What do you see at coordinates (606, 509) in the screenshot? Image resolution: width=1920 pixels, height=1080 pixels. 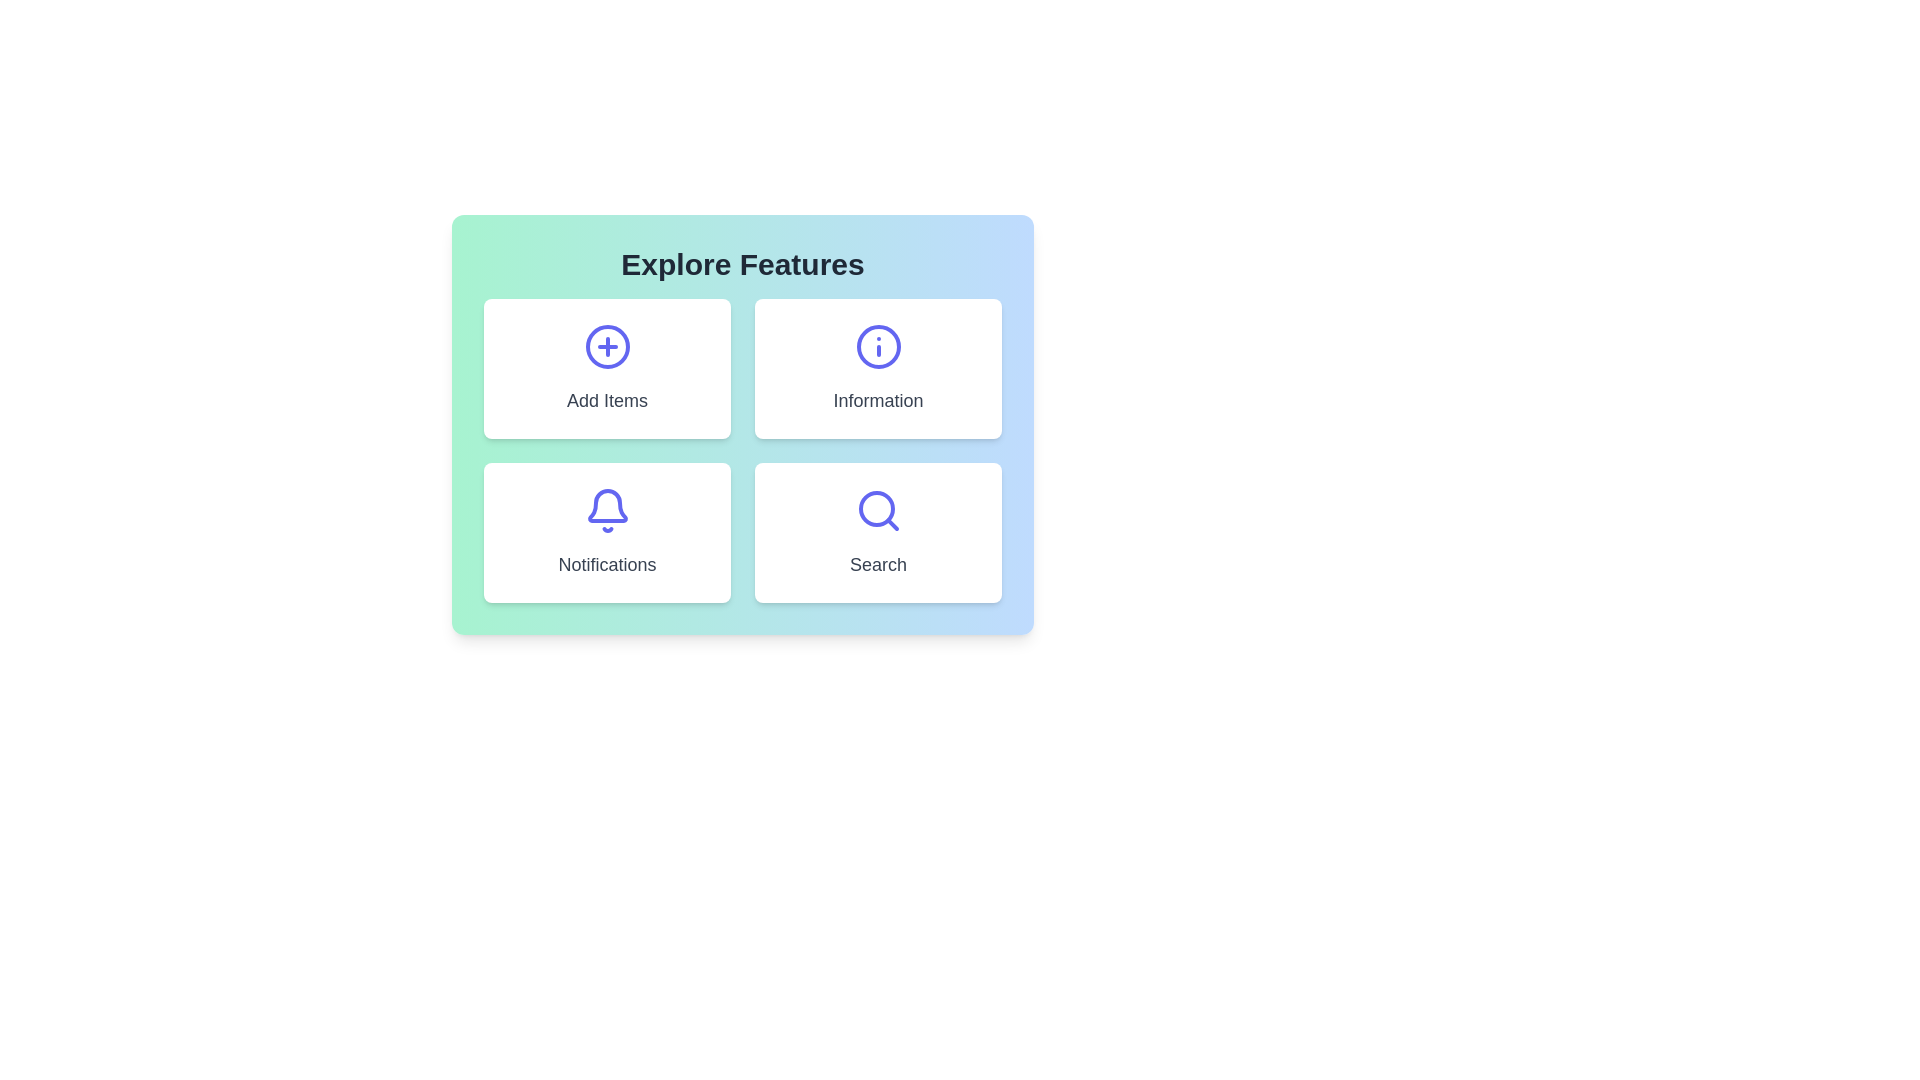 I see `the bell icon located in the bottom-left card of the grid to interact with the notifications feature` at bounding box center [606, 509].